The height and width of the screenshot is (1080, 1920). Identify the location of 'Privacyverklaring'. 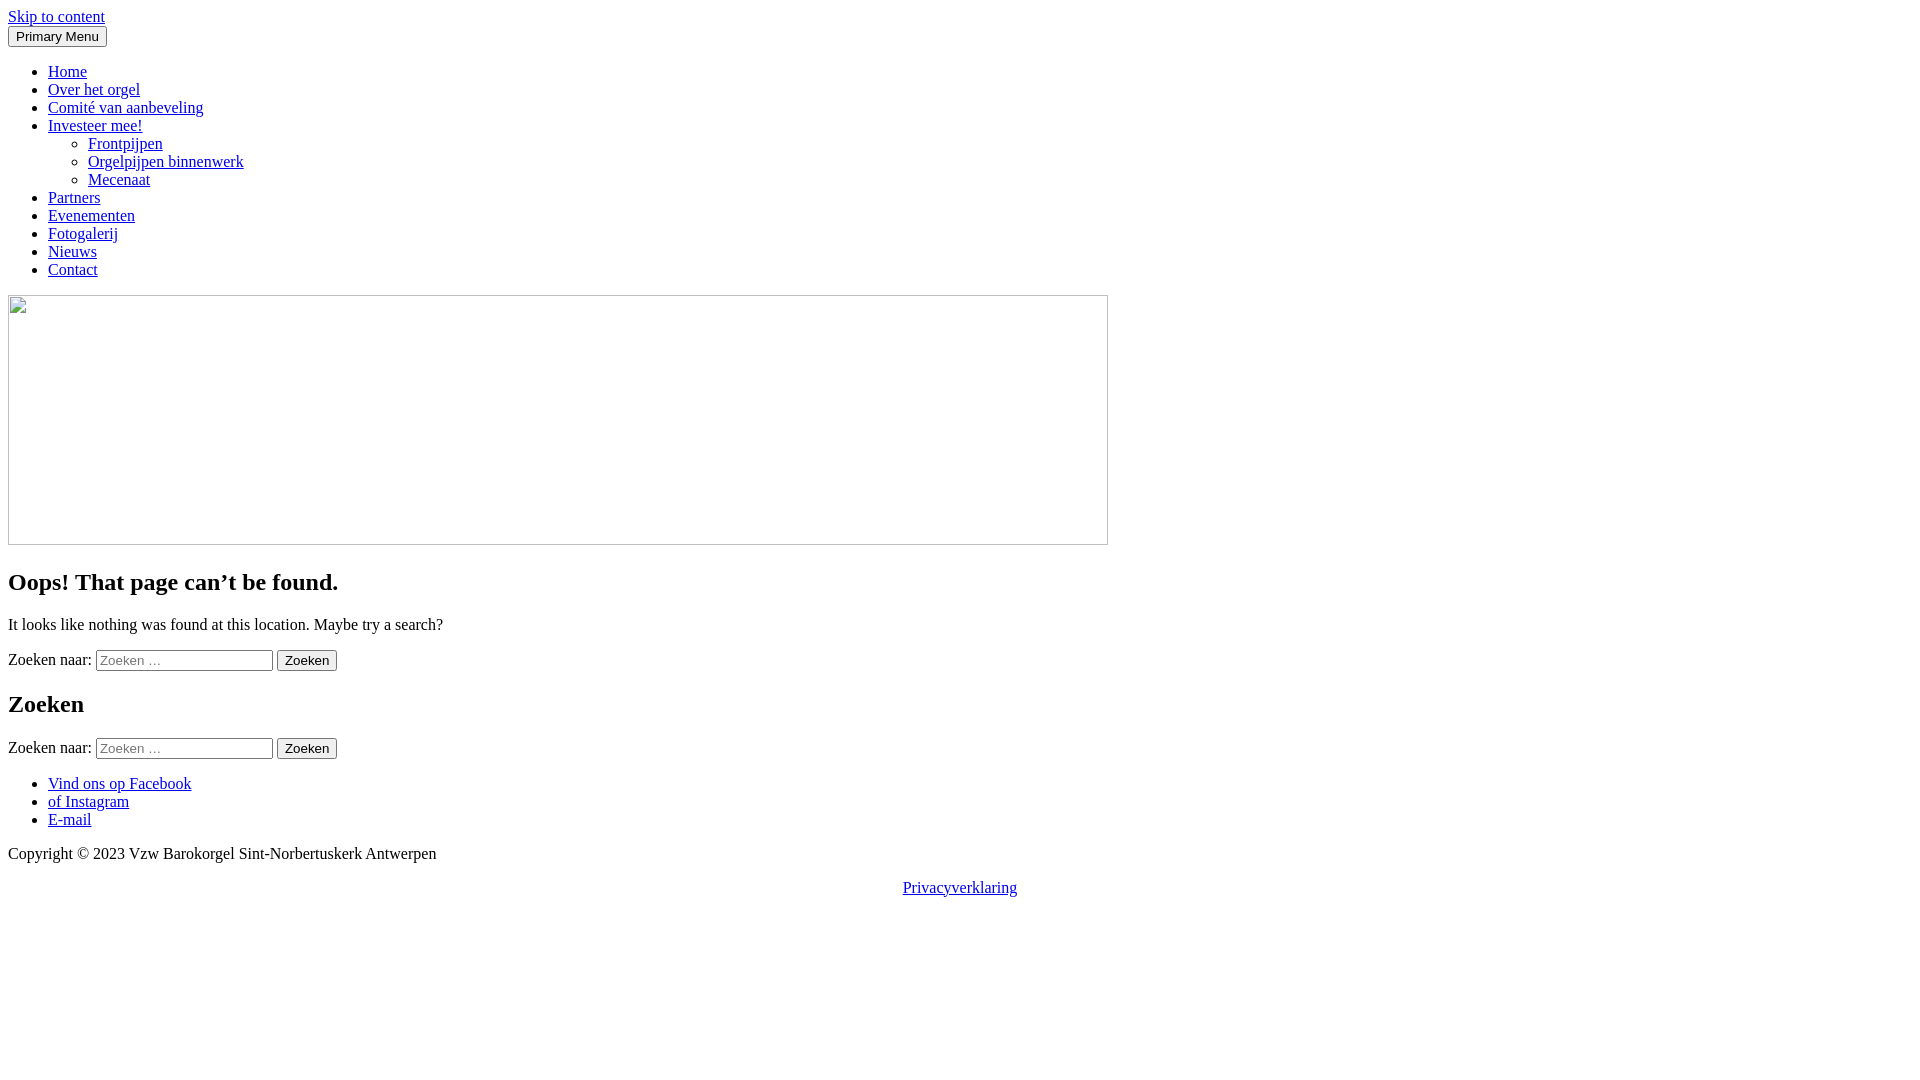
(960, 886).